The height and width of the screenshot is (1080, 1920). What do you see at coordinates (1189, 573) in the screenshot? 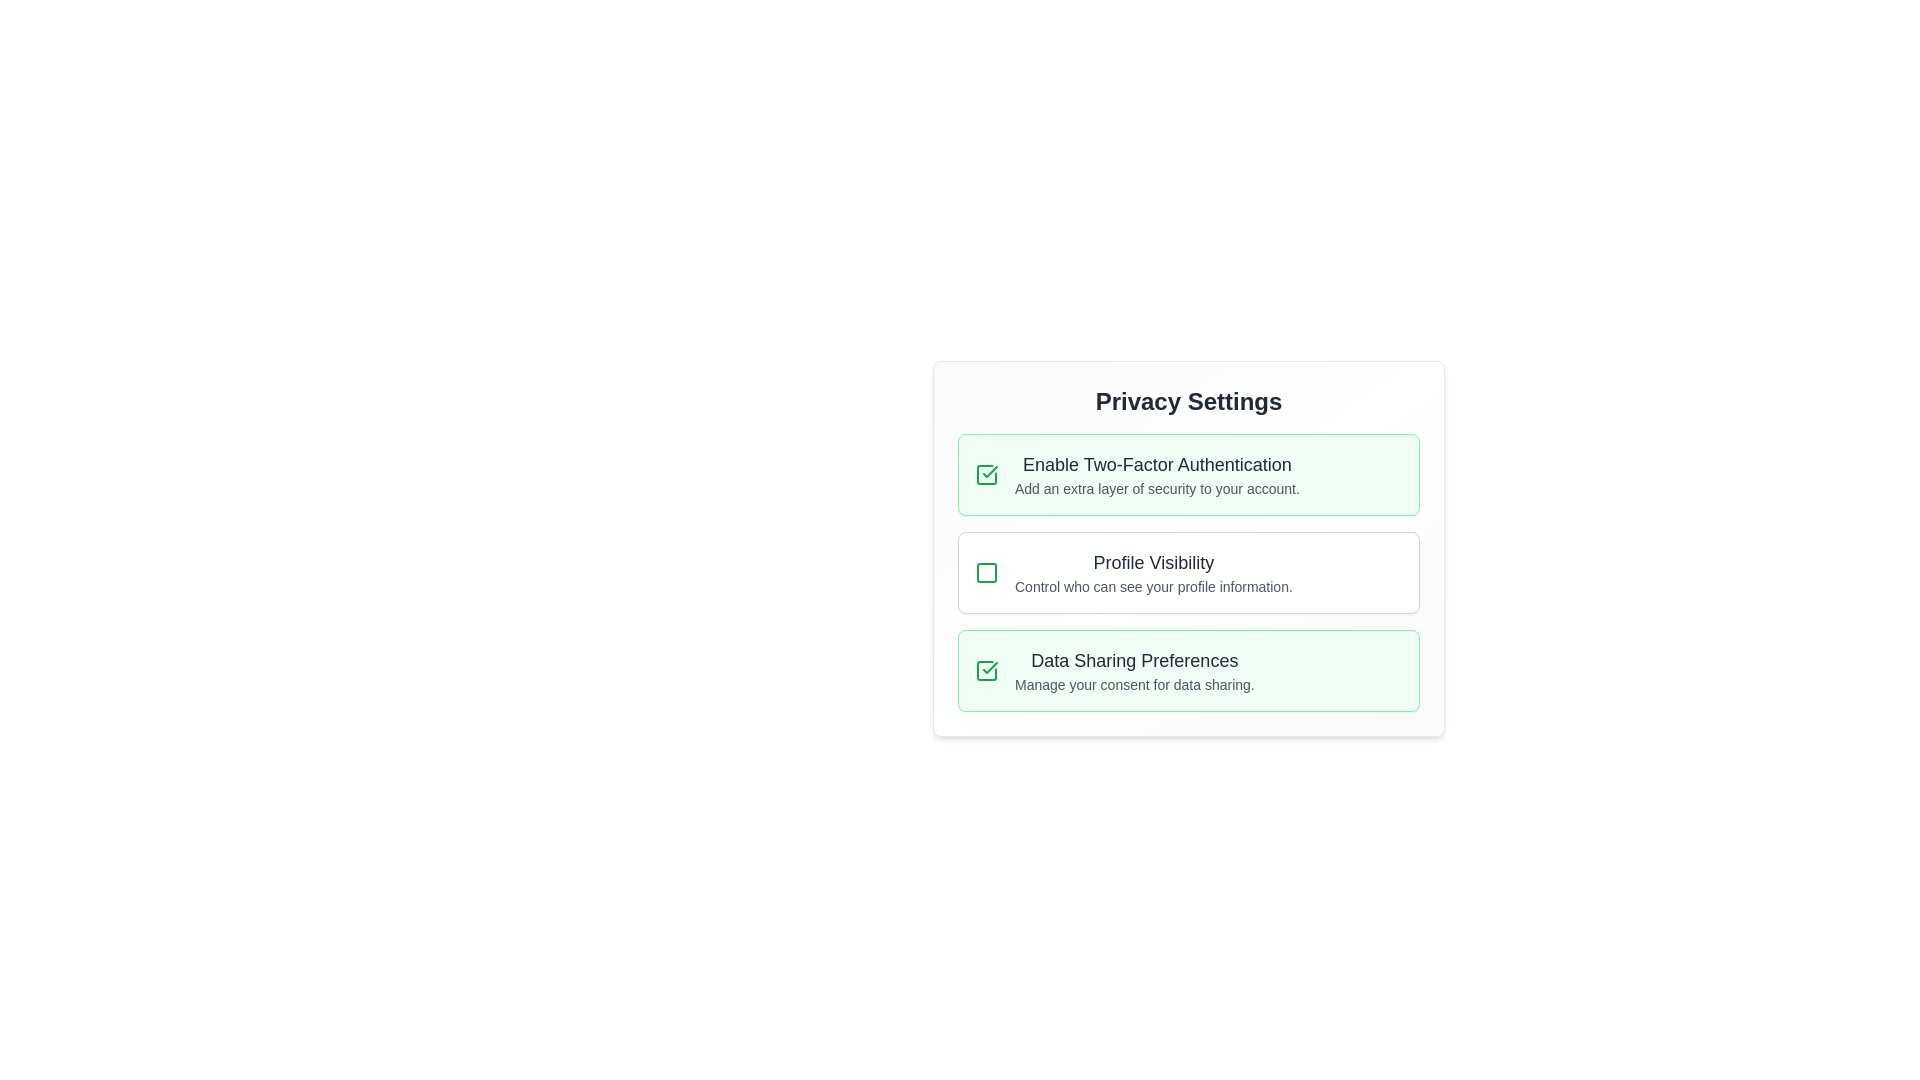
I see `the second informational card in the 'Privacy Settings' section, which contains a selectable checkbox` at bounding box center [1189, 573].